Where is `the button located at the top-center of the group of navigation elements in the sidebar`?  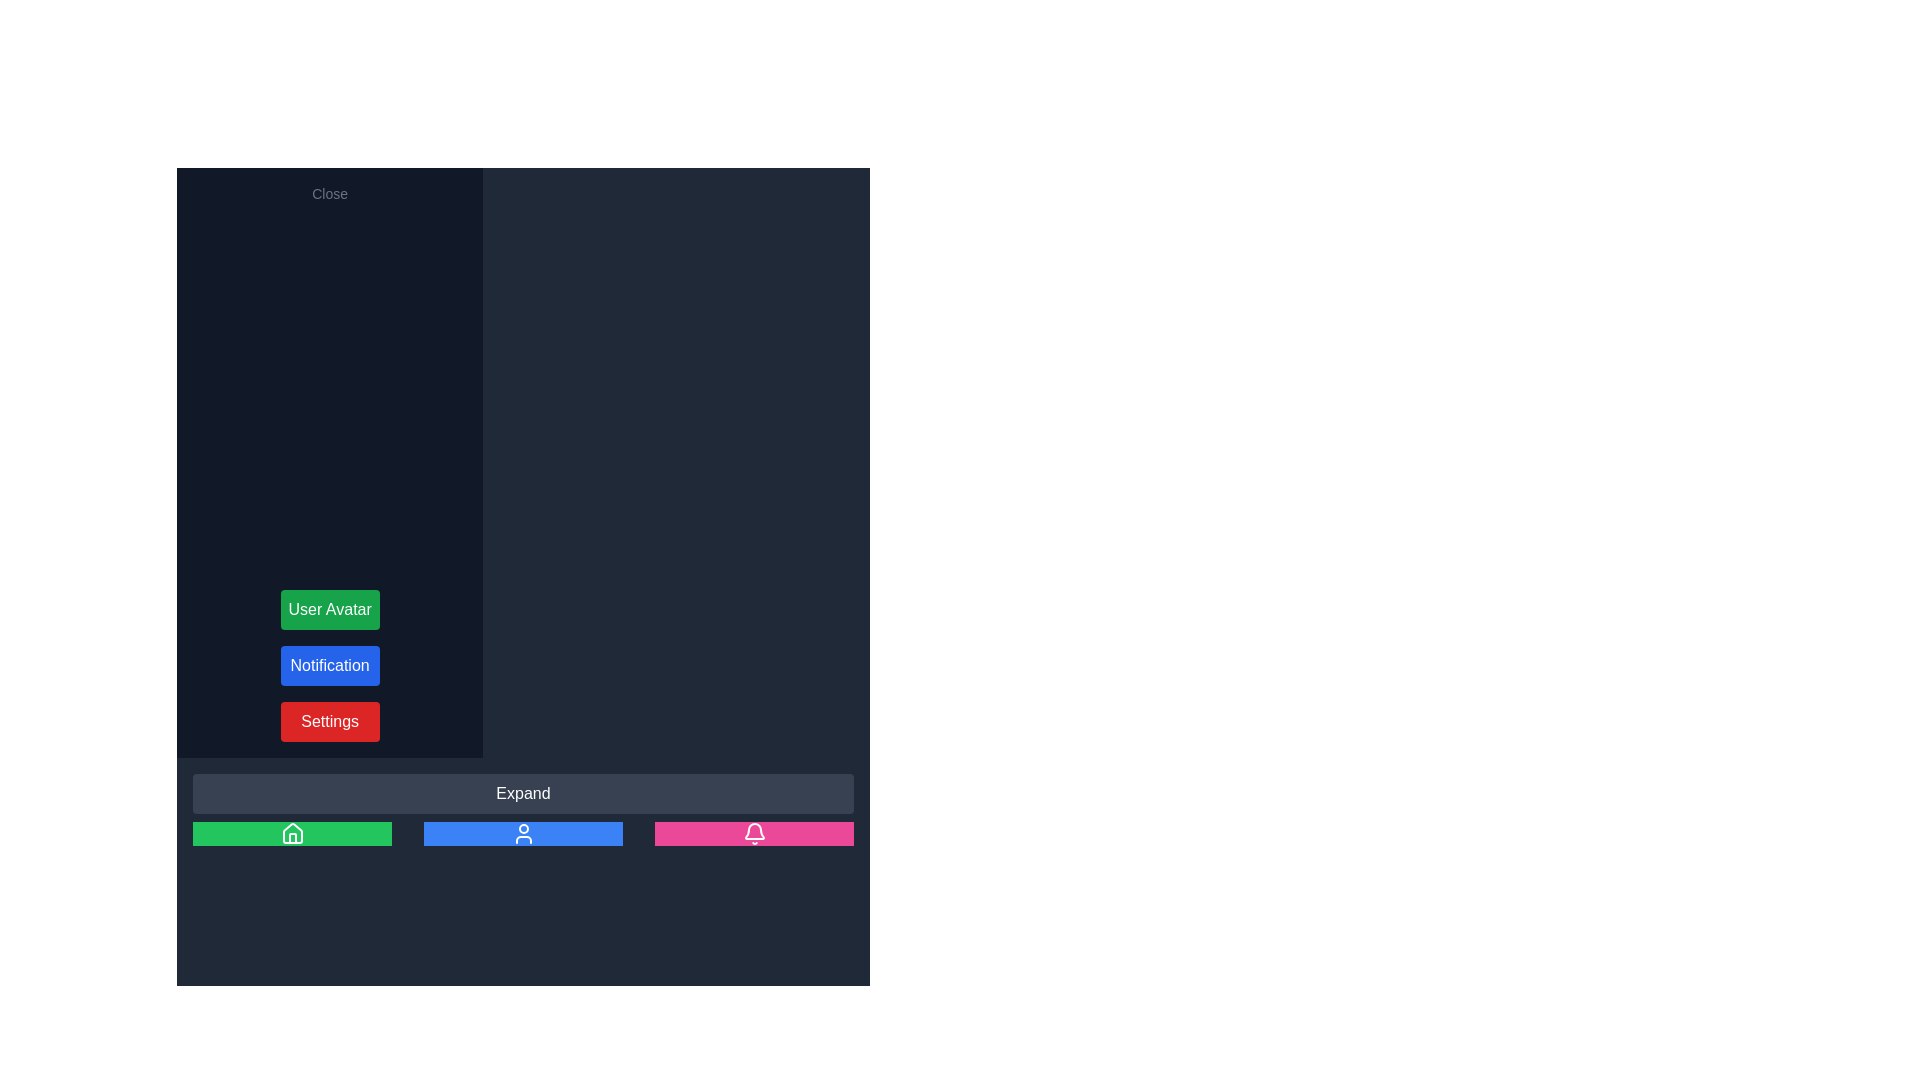
the button located at the top-center of the group of navigation elements in the sidebar is located at coordinates (523, 793).